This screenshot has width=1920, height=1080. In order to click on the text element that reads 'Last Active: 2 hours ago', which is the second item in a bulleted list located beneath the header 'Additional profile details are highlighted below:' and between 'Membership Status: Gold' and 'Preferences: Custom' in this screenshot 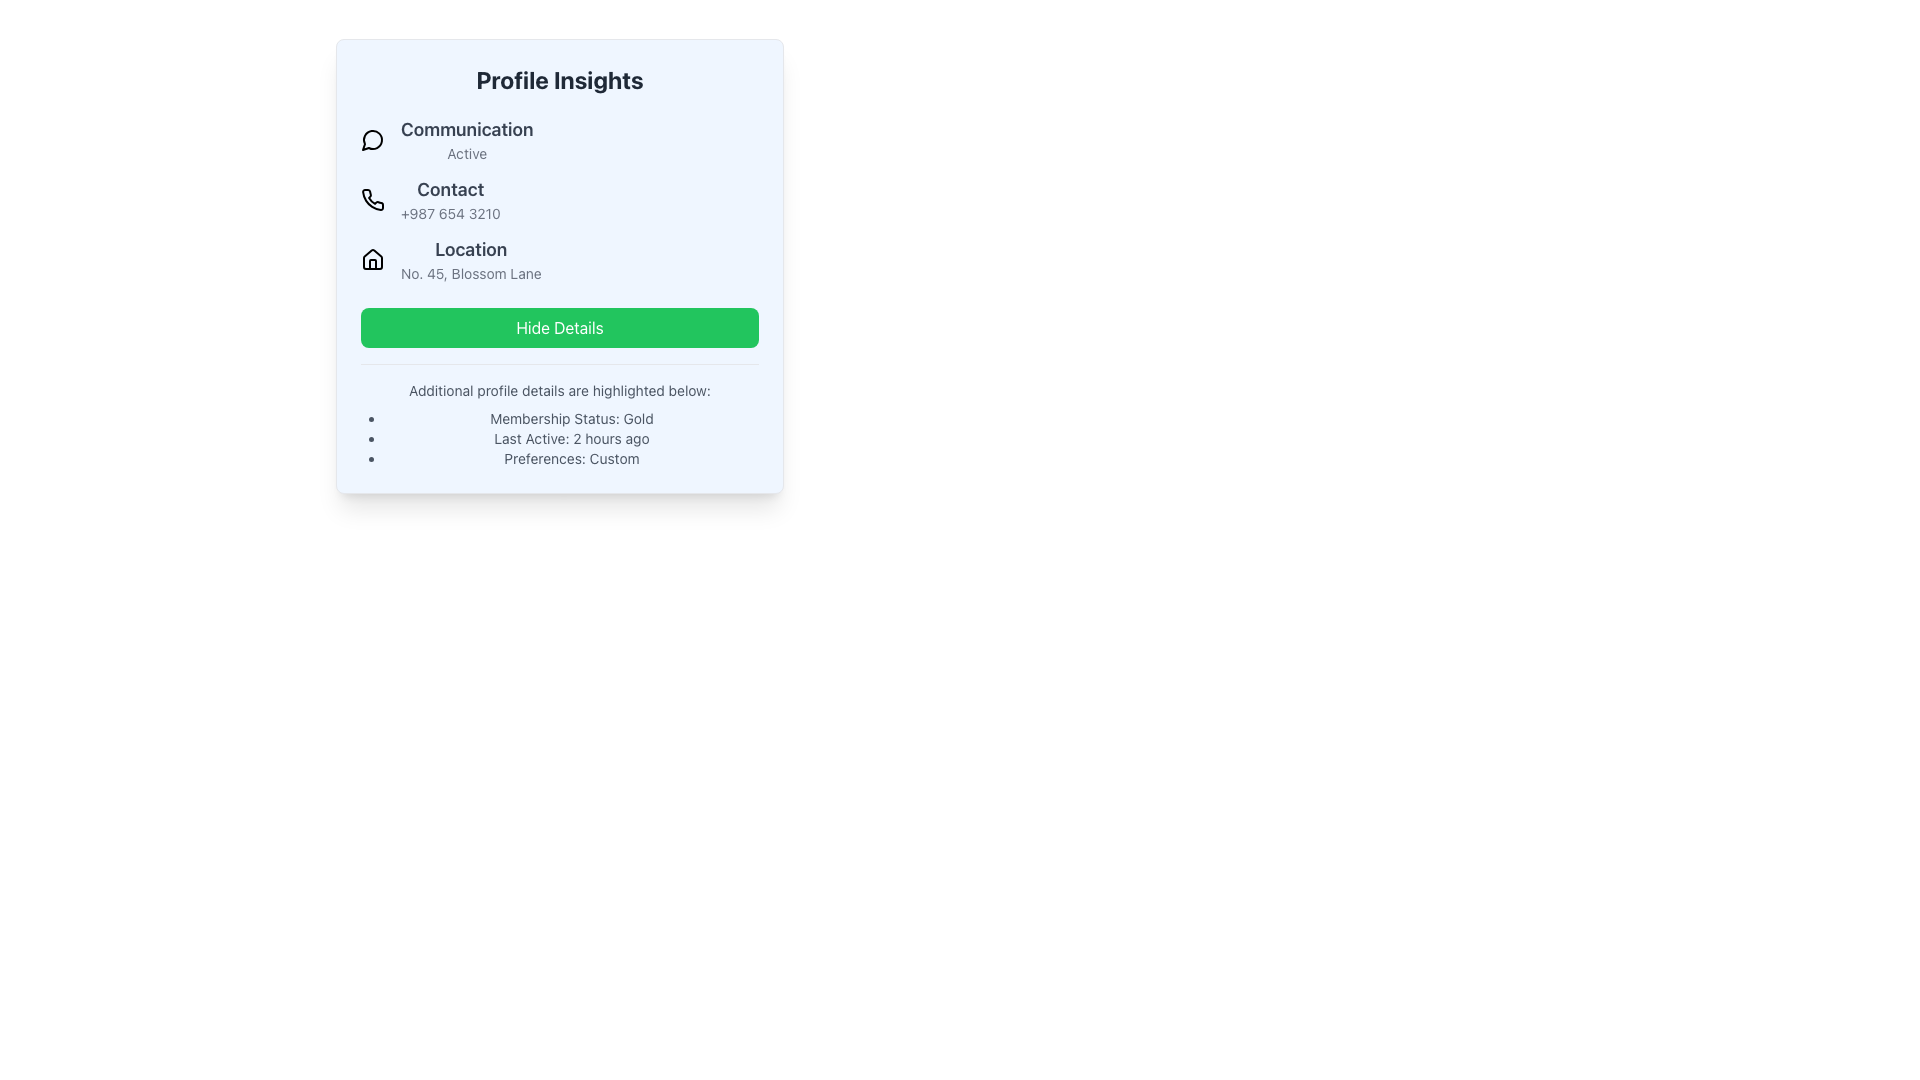, I will do `click(570, 438)`.